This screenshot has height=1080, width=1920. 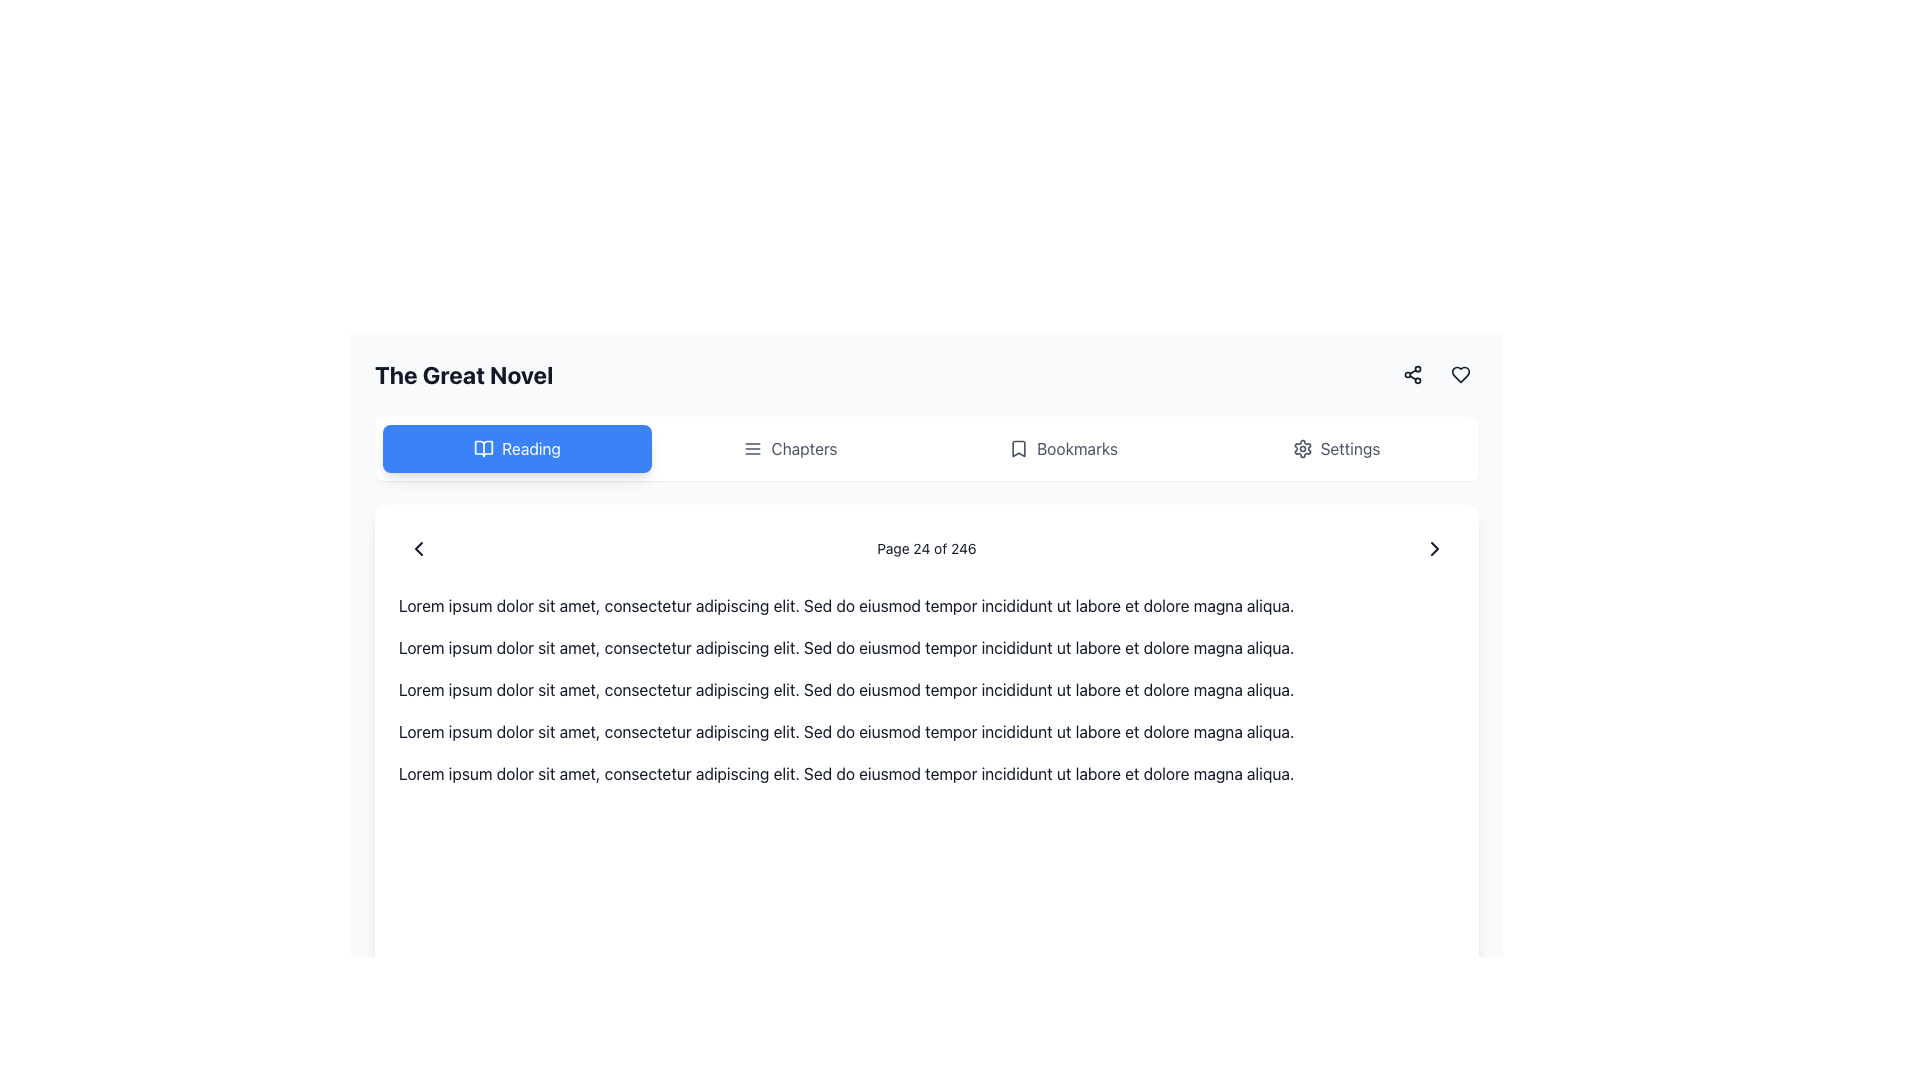 What do you see at coordinates (1062, 447) in the screenshot?
I see `the 'Bookmarks' button, which is styled with a bookmark icon to the left of the text, located in the horizontal navigation bar` at bounding box center [1062, 447].